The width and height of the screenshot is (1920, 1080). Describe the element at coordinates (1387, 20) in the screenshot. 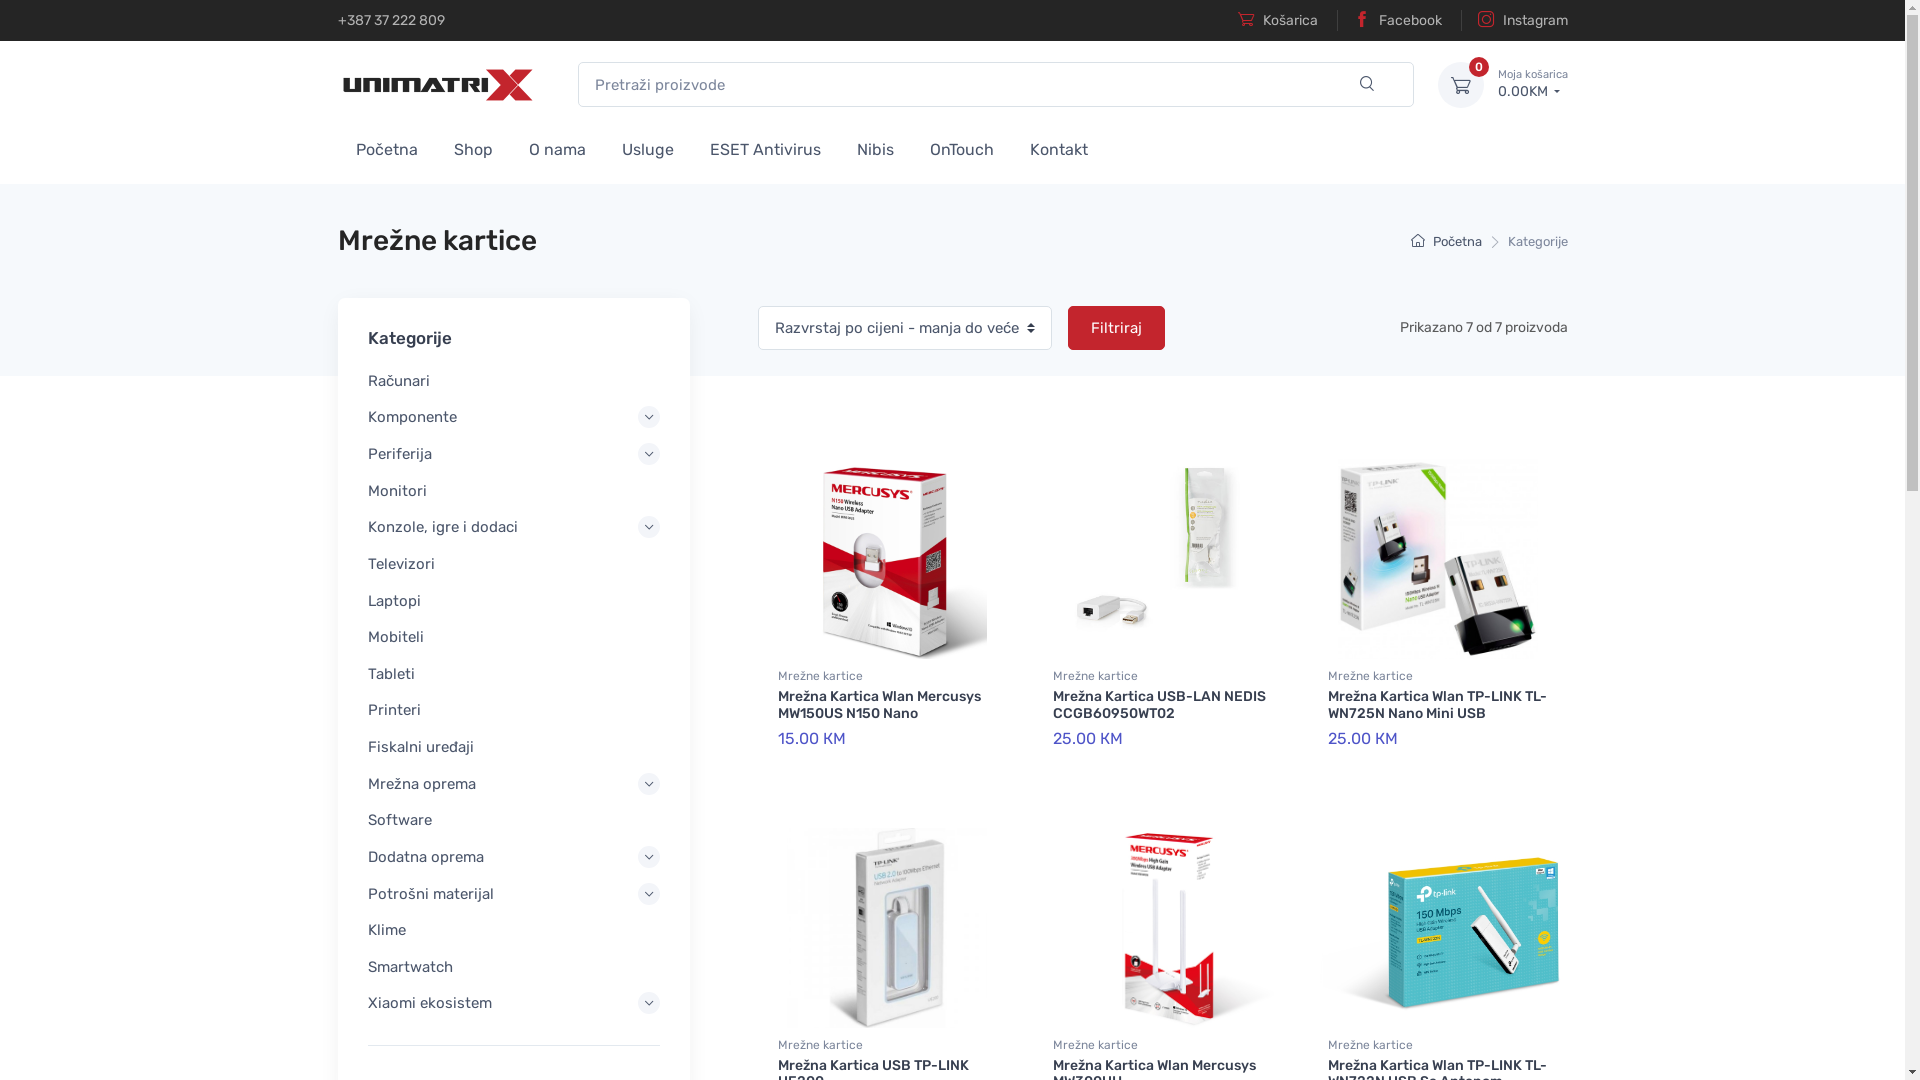

I see `'Facebook'` at that location.